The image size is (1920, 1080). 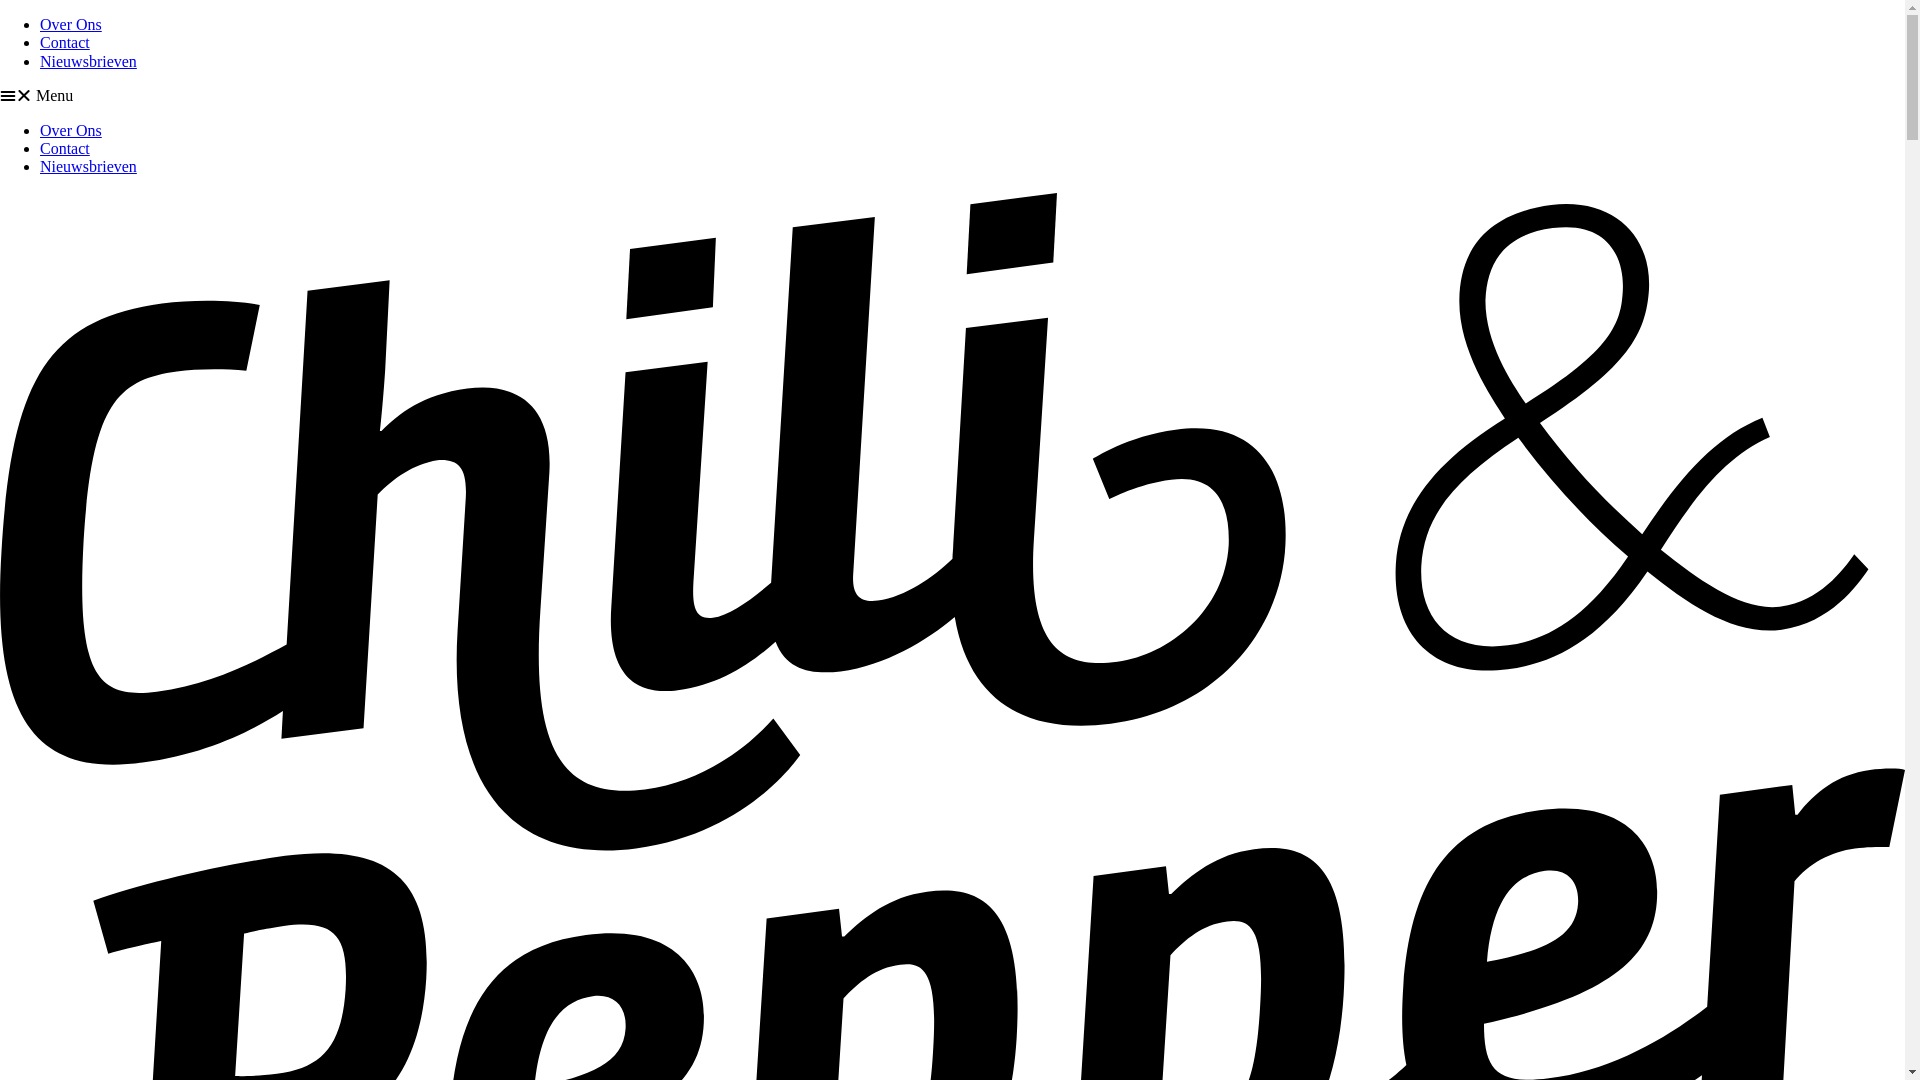 What do you see at coordinates (87, 165) in the screenshot?
I see `'Nieuwsbrieven'` at bounding box center [87, 165].